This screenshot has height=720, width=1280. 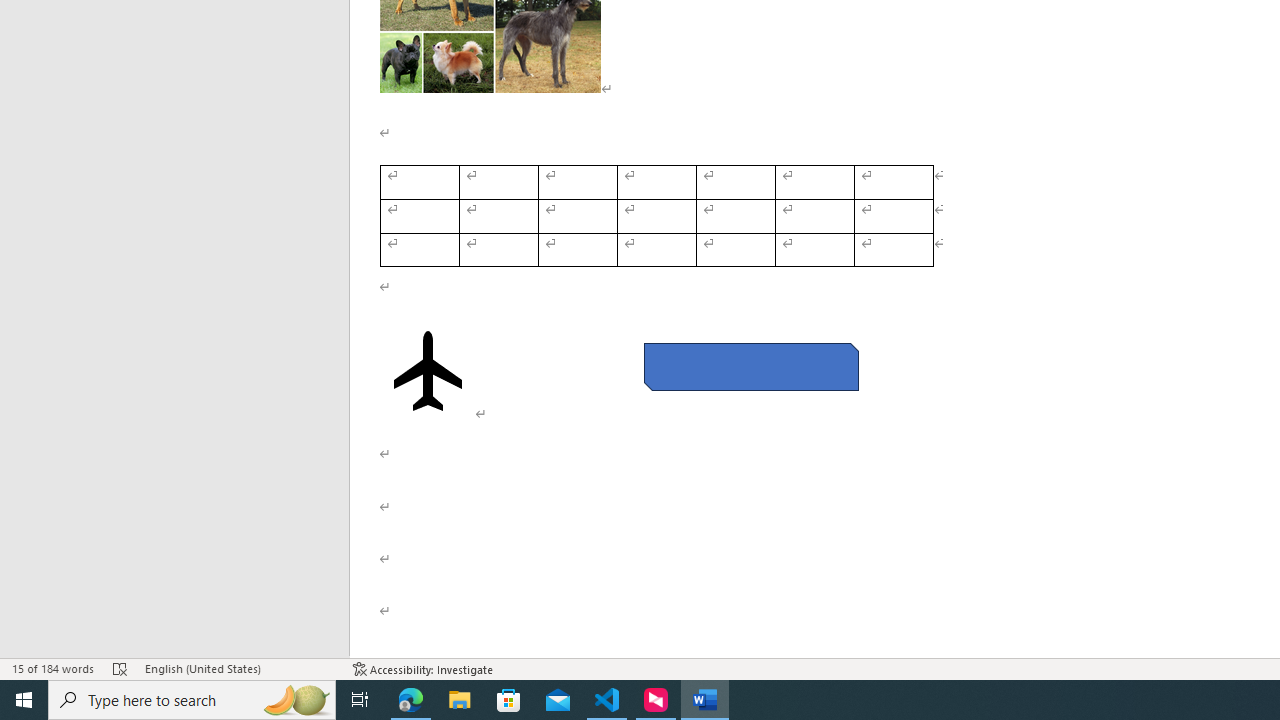 What do you see at coordinates (427, 371) in the screenshot?
I see `'Airplane with solid fill'` at bounding box center [427, 371].